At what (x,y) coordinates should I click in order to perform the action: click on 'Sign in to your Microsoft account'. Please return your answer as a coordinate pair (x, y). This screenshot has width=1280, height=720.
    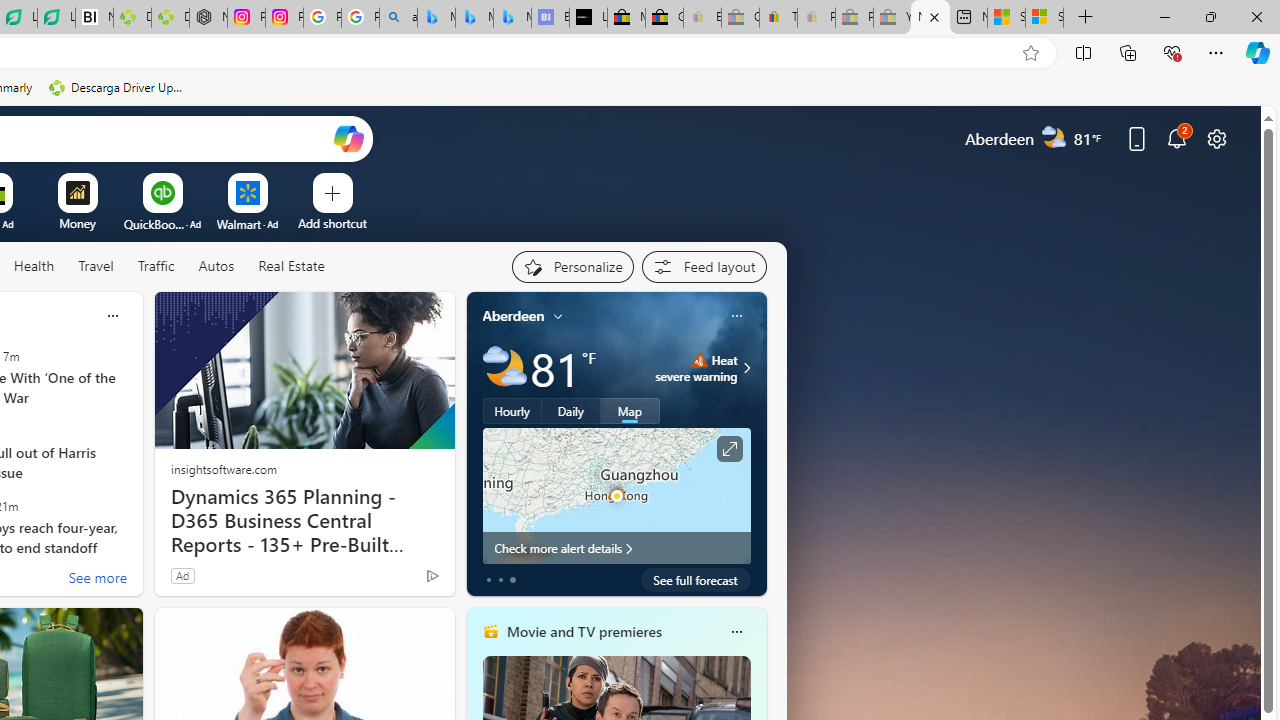
    Looking at the image, I should click on (1044, 17).